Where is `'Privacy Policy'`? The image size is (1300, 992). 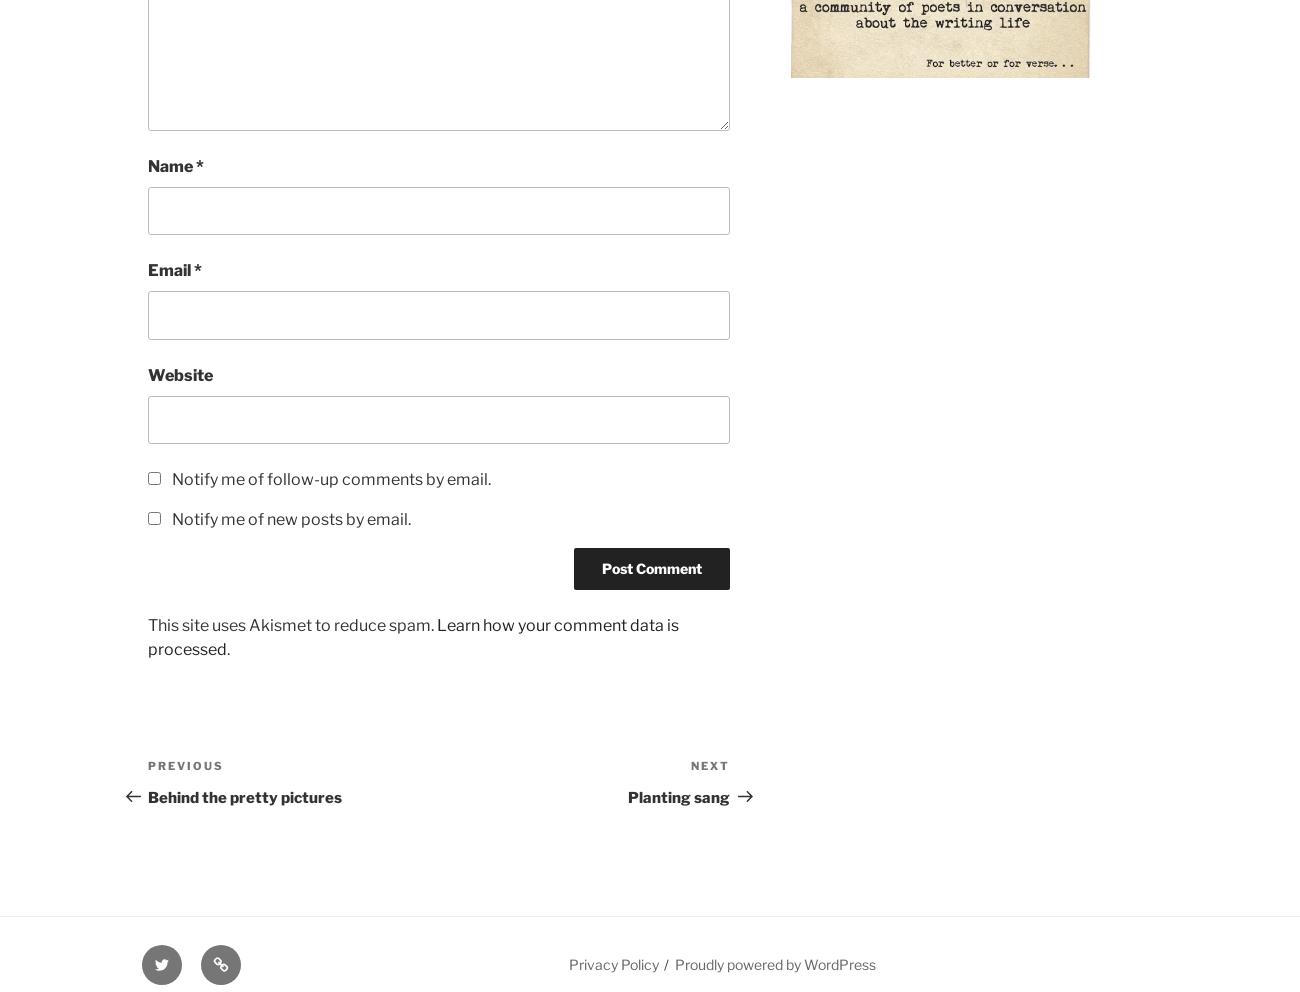 'Privacy Policy' is located at coordinates (612, 964).